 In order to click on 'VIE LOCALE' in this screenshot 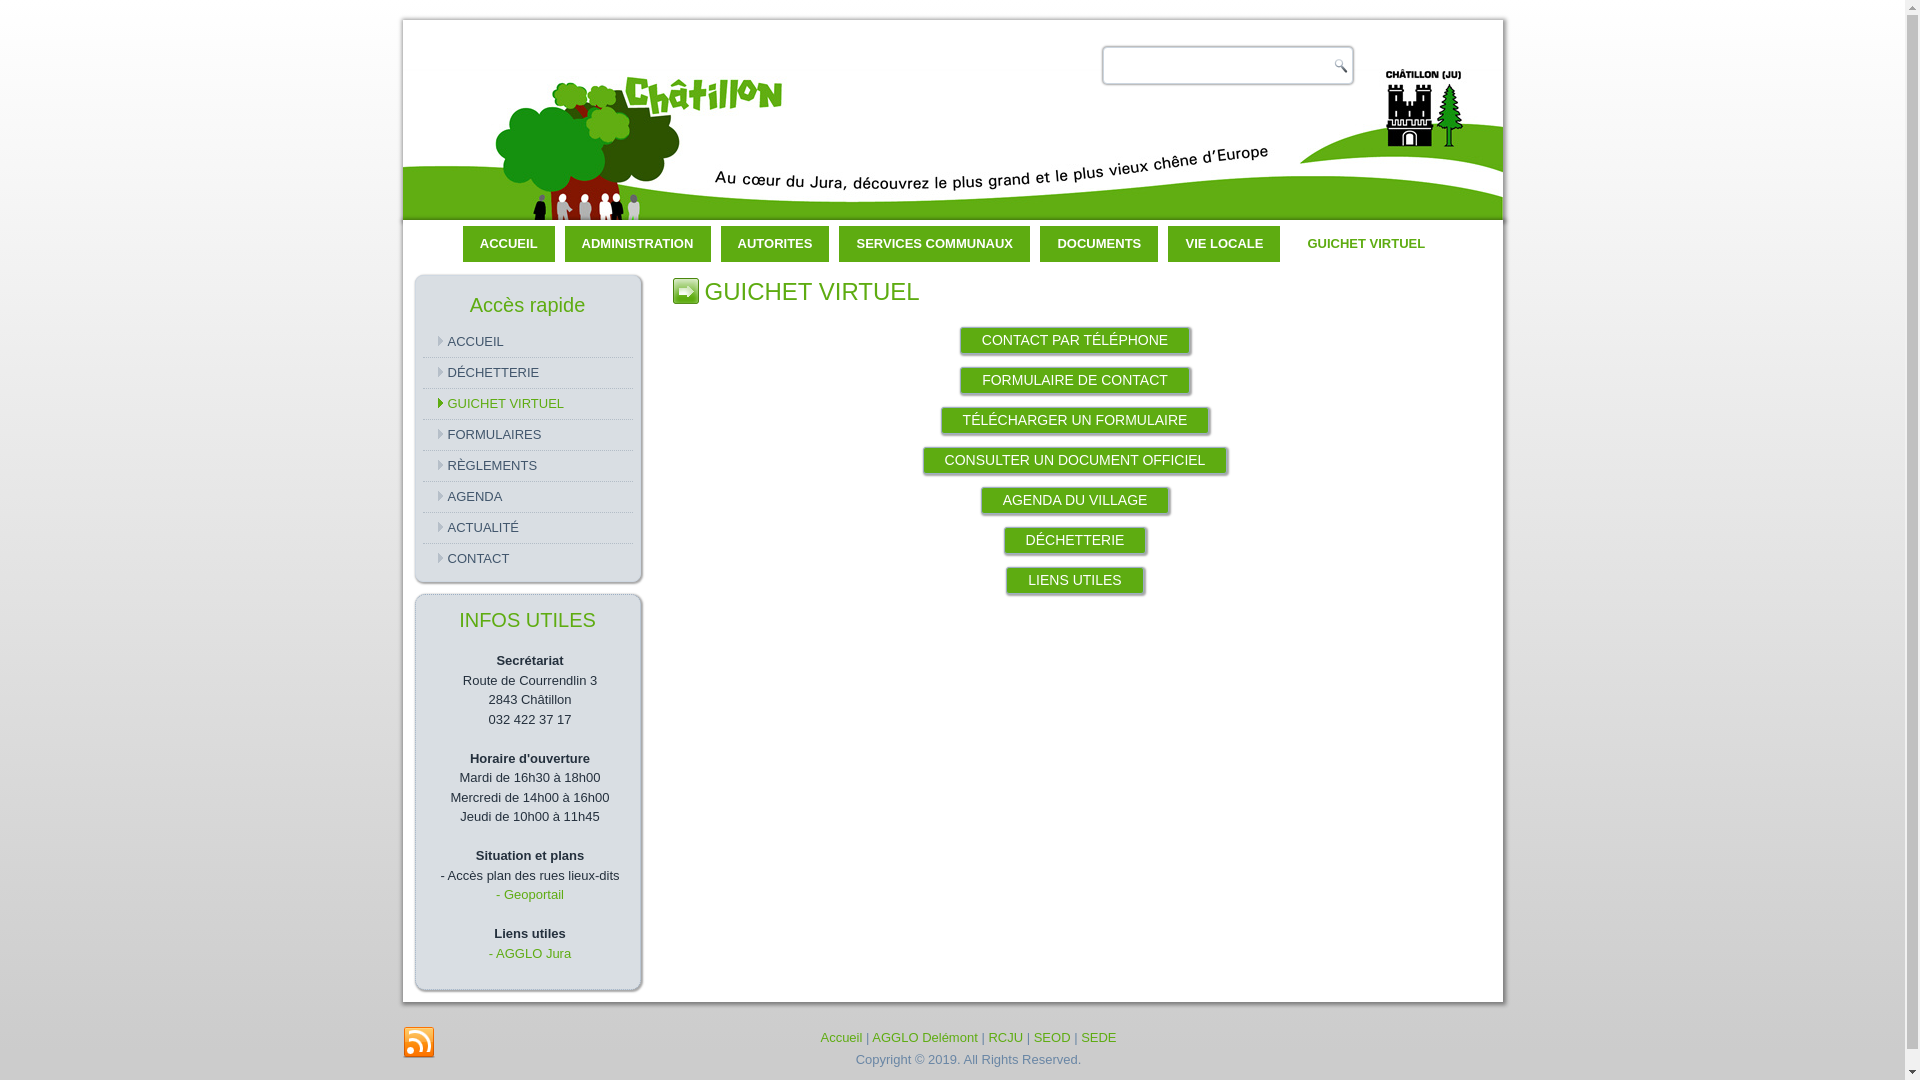, I will do `click(1223, 242)`.